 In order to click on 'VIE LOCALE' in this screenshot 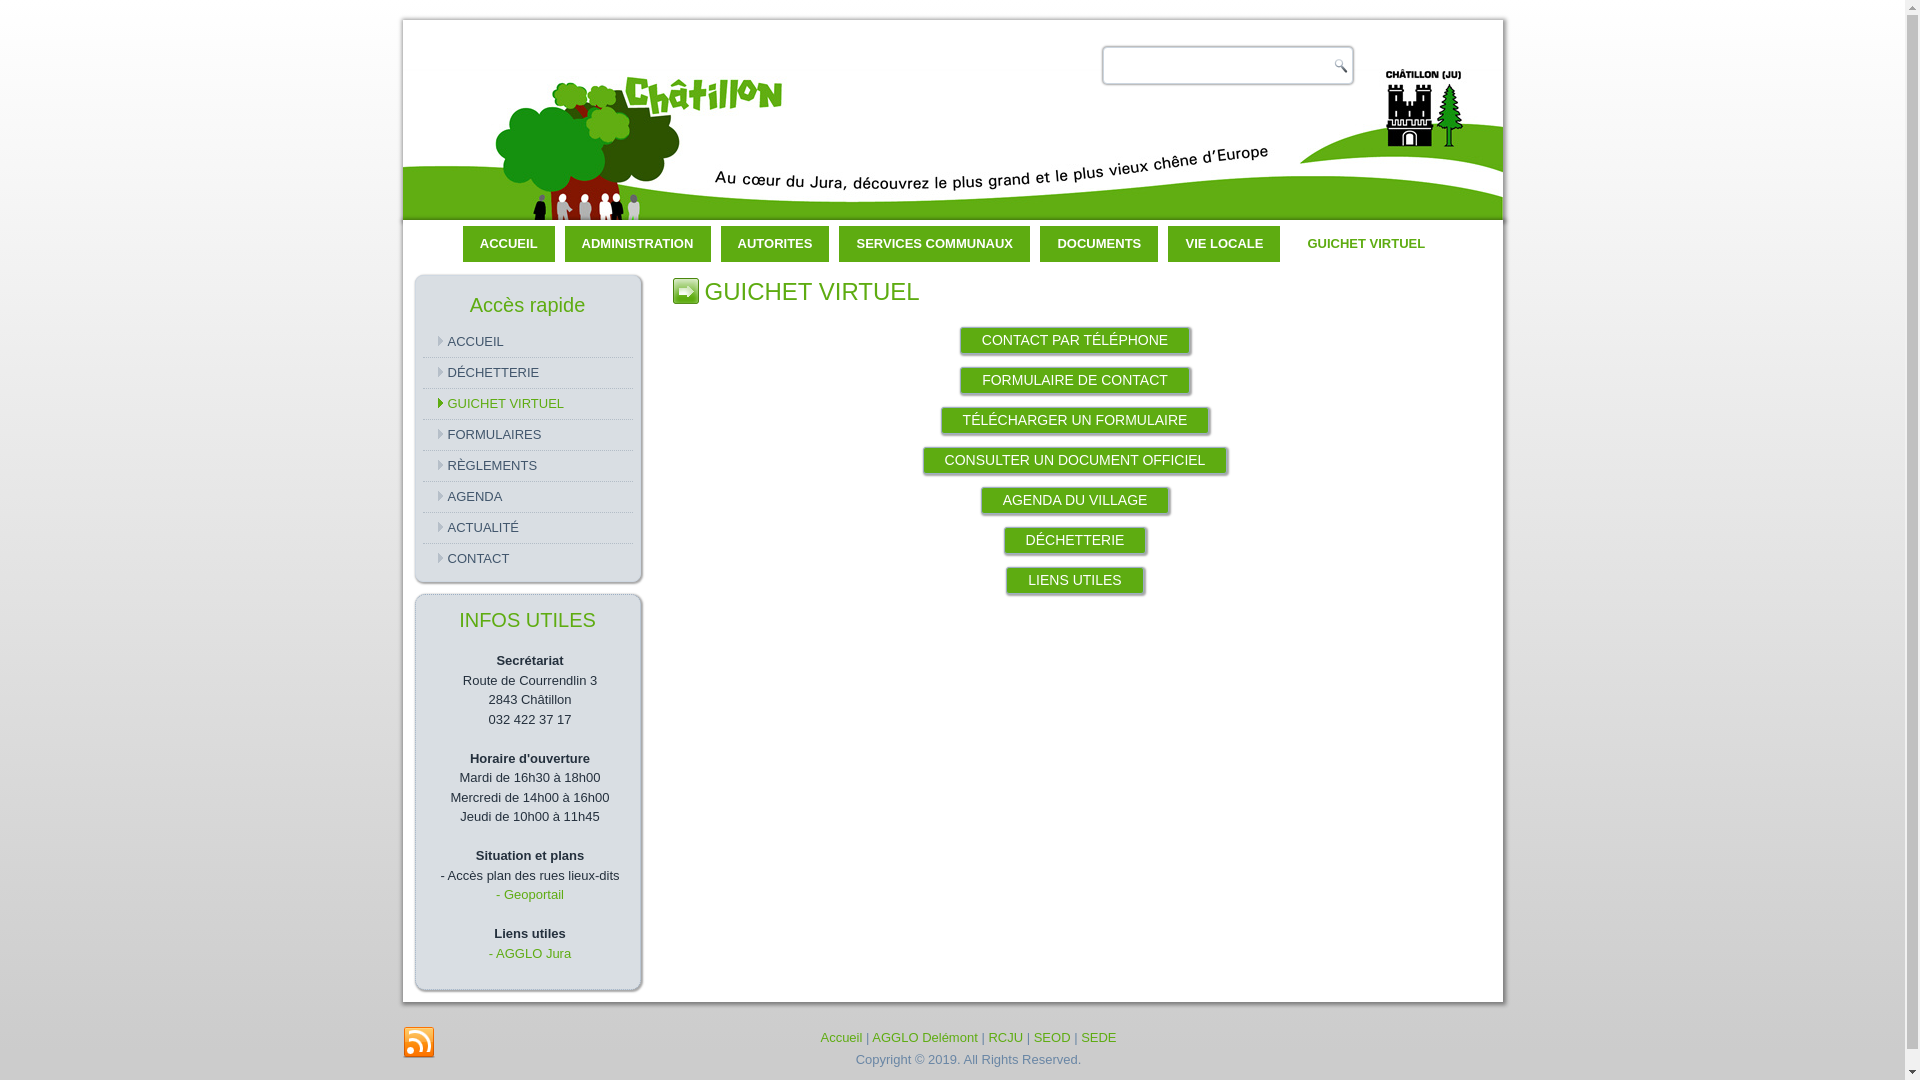, I will do `click(1223, 242)`.